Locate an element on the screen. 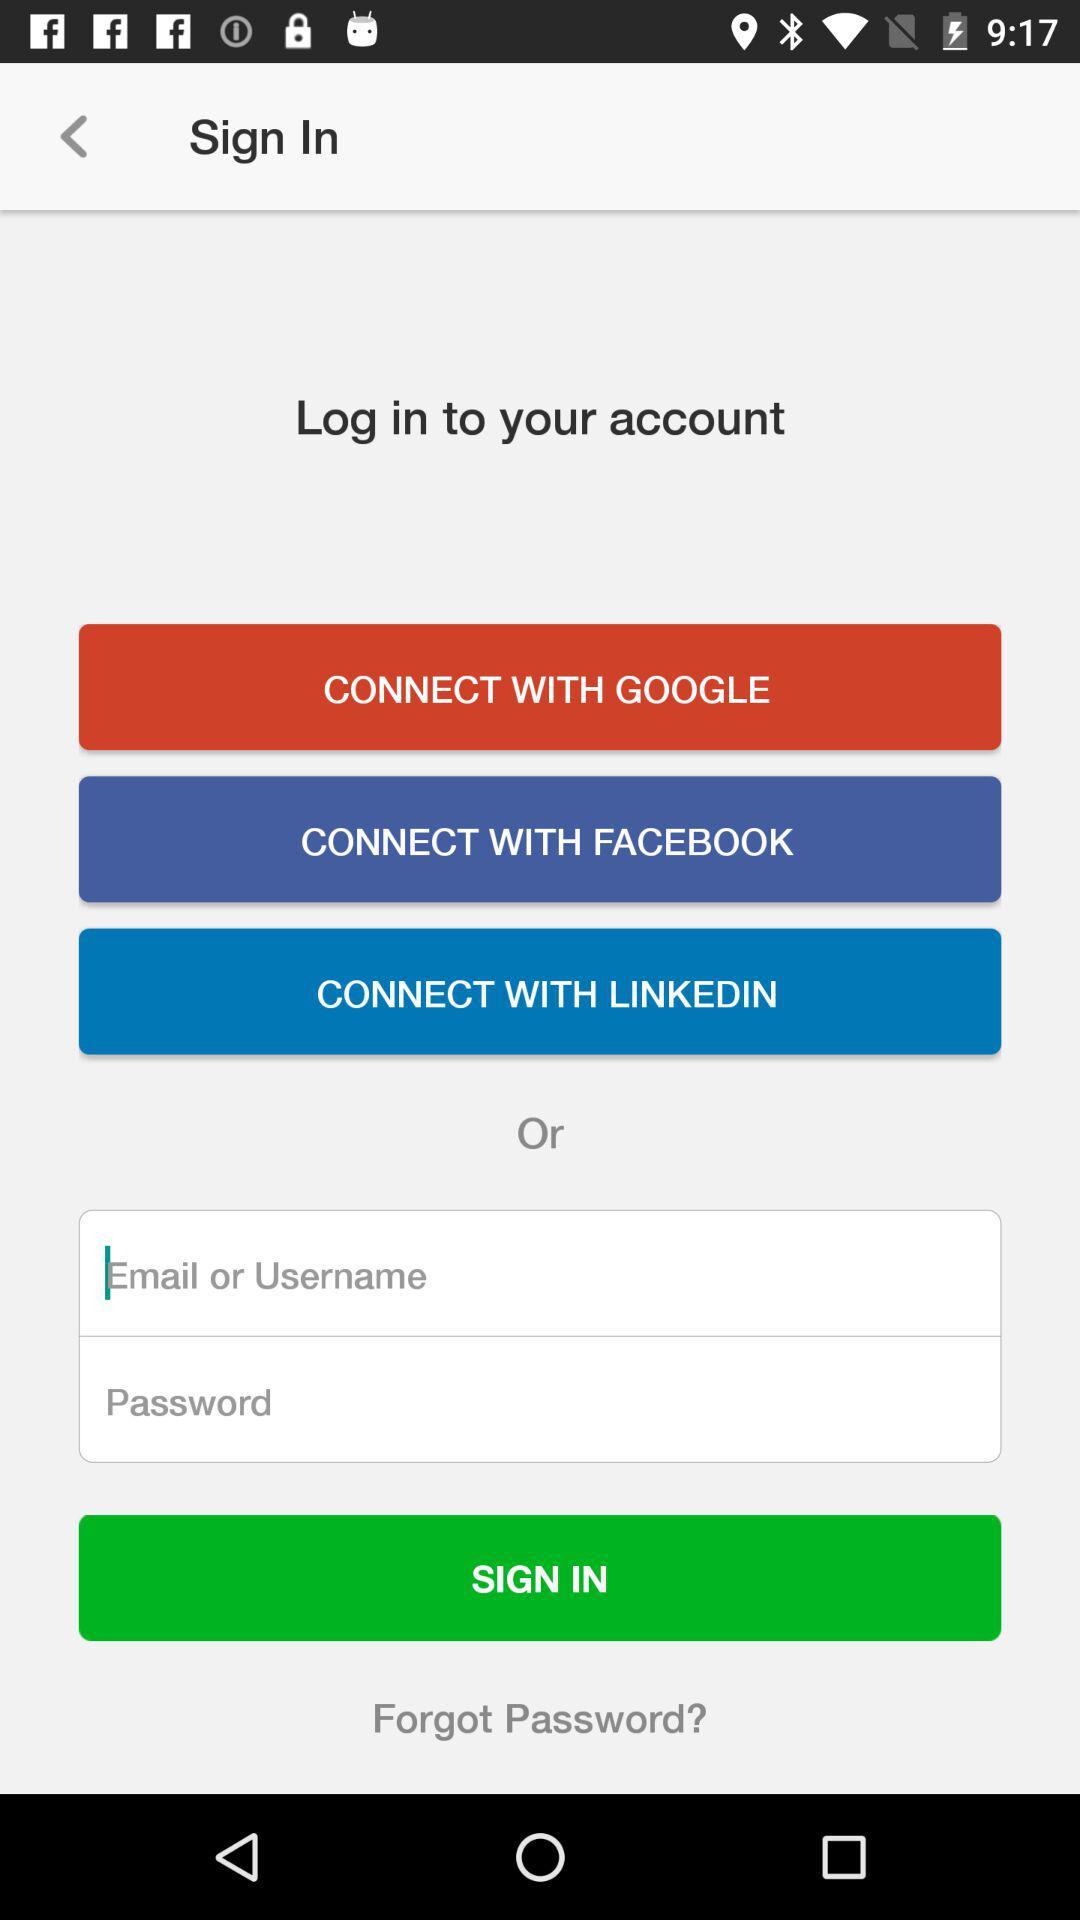 The image size is (1080, 1920). the item below sign in item is located at coordinates (540, 1716).